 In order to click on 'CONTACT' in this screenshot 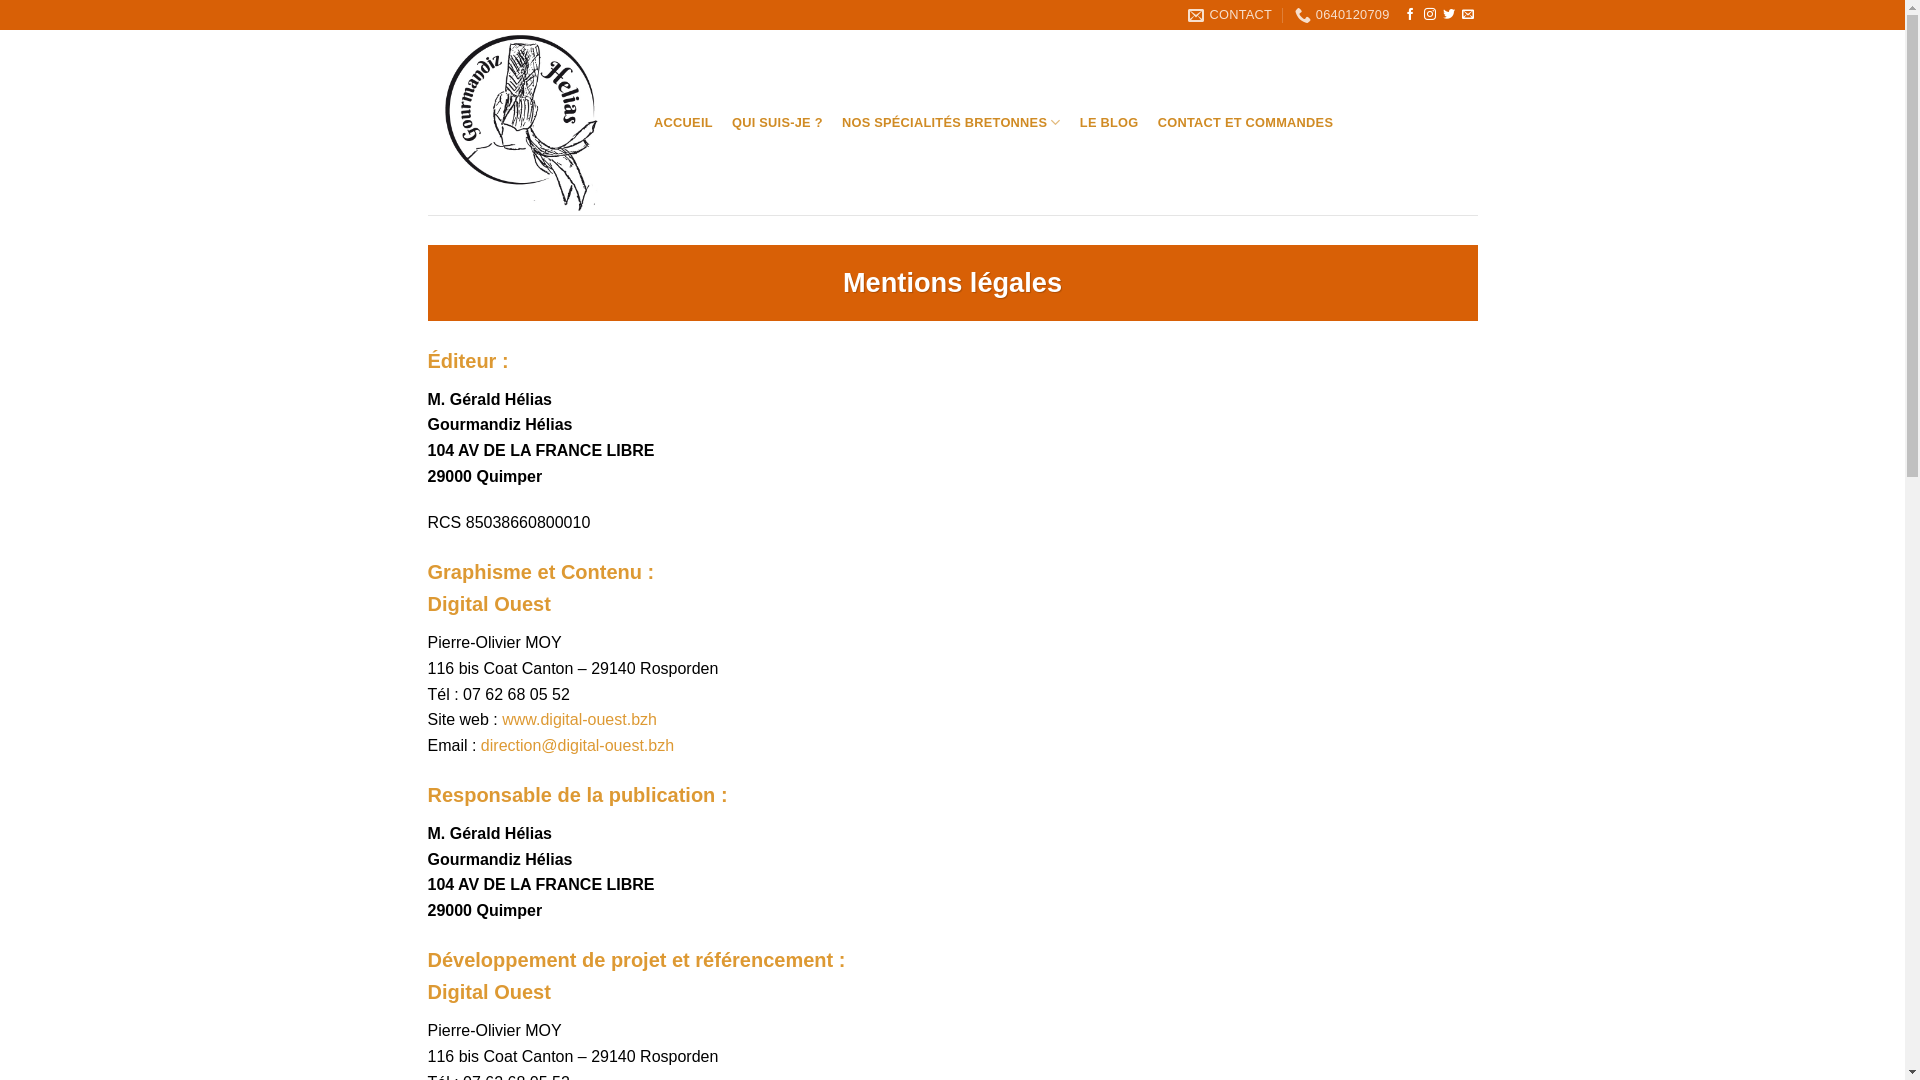, I will do `click(1228, 15)`.